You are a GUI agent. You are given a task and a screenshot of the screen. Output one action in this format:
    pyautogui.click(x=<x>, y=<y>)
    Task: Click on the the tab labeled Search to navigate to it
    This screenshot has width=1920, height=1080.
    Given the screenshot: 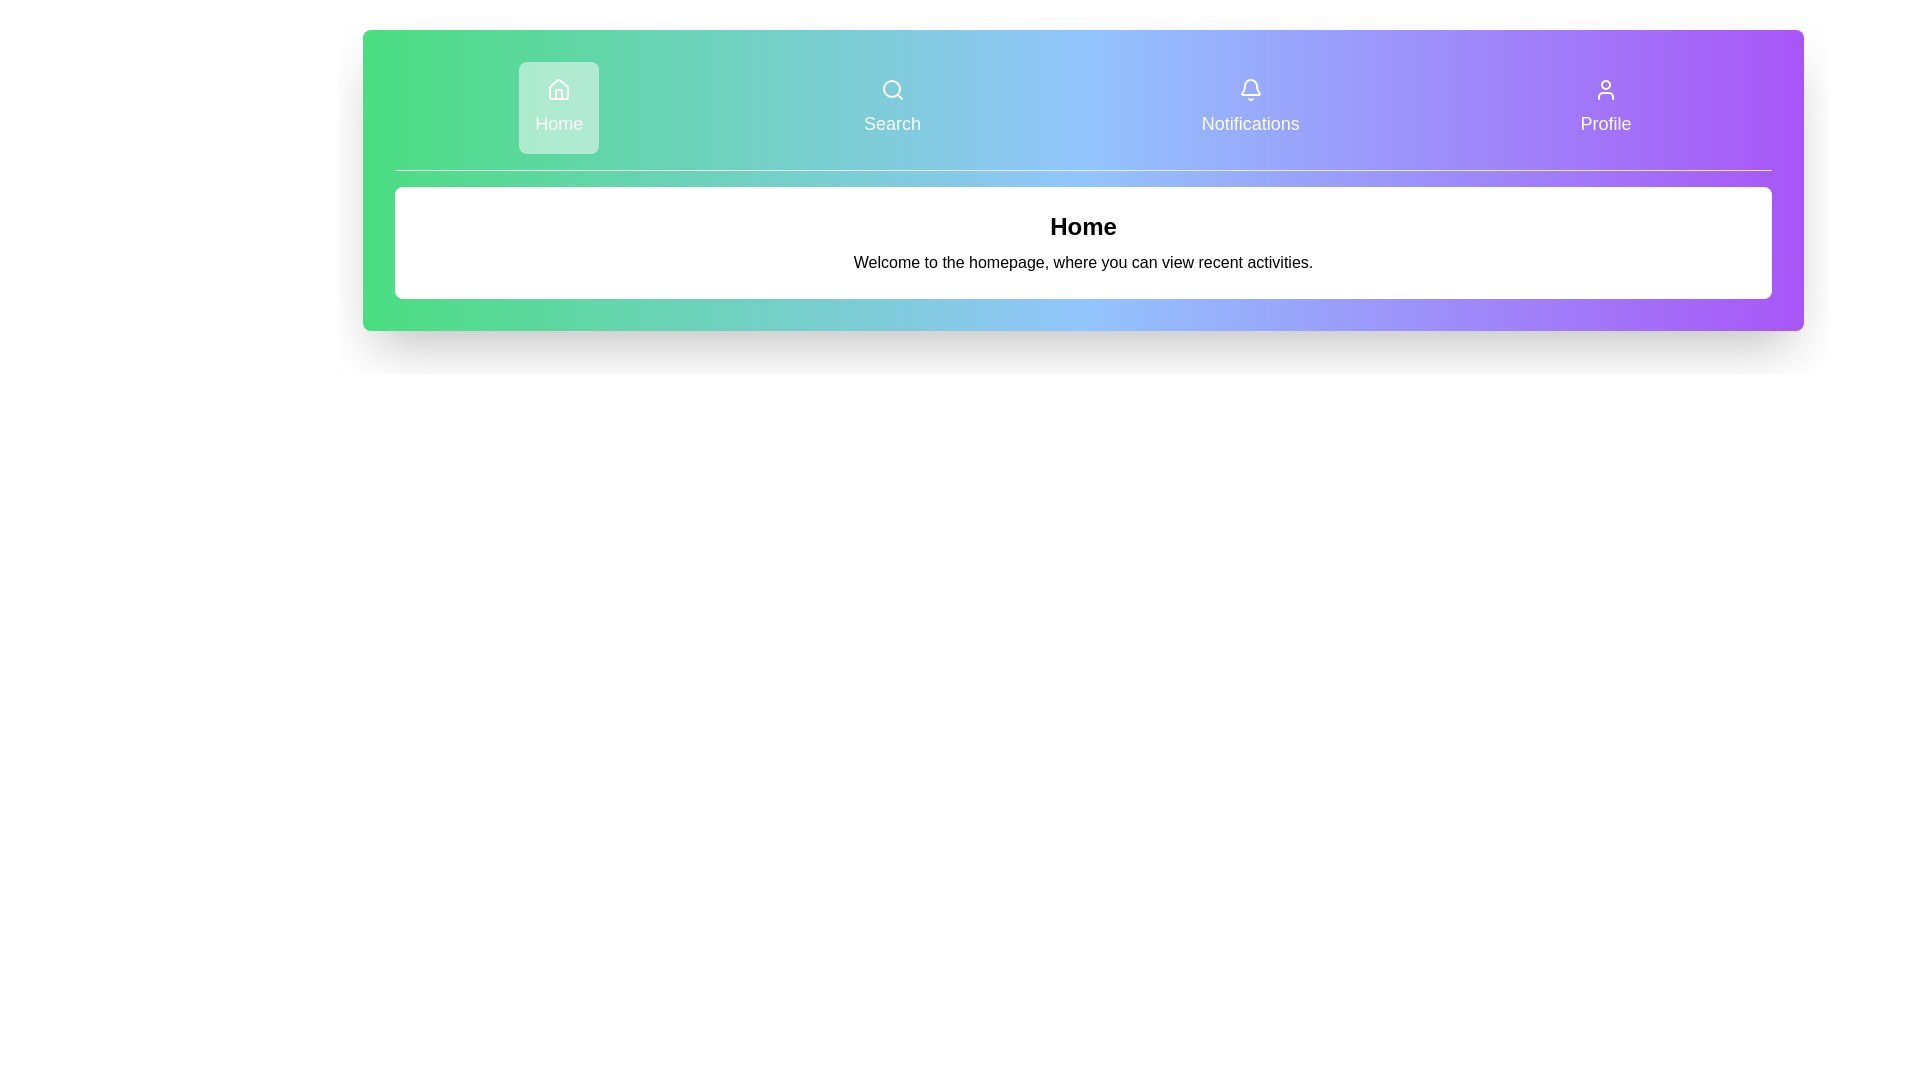 What is the action you would take?
    pyautogui.click(x=891, y=108)
    